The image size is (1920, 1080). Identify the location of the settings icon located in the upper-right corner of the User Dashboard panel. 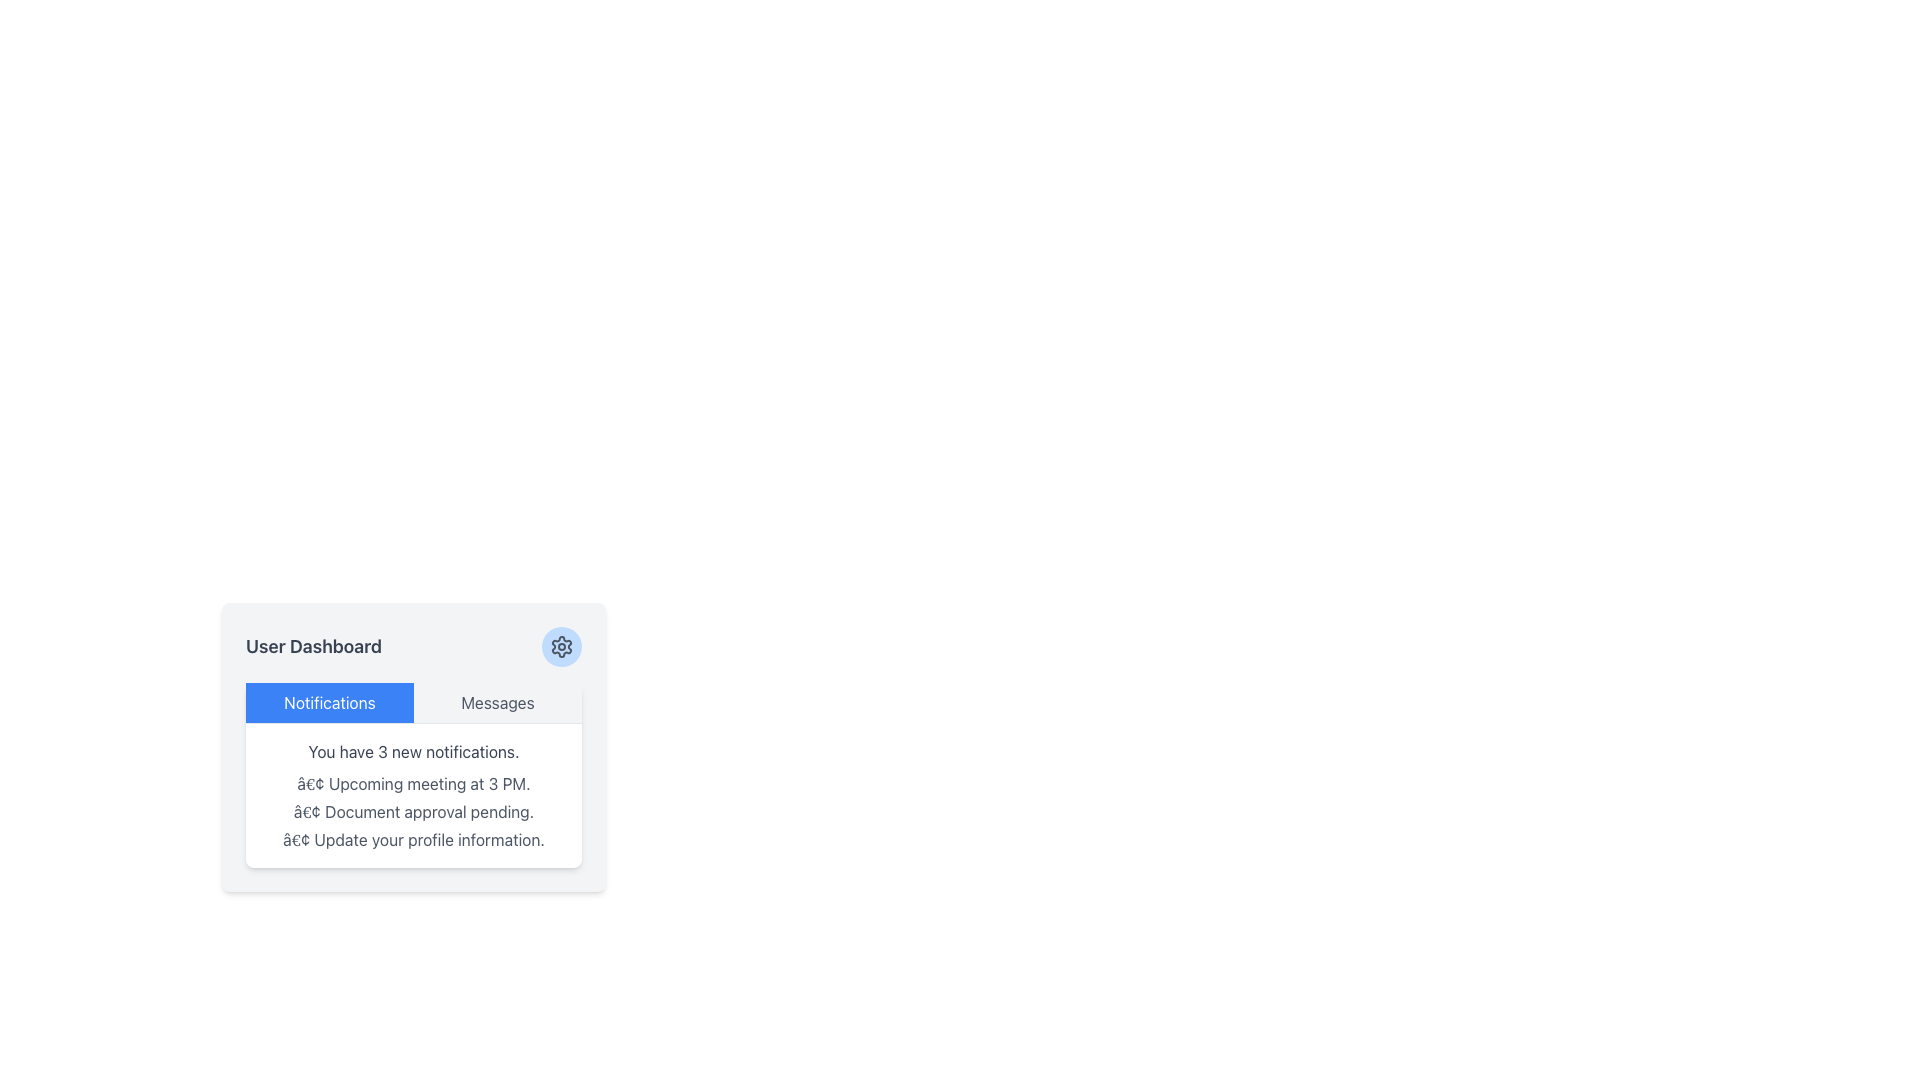
(560, 647).